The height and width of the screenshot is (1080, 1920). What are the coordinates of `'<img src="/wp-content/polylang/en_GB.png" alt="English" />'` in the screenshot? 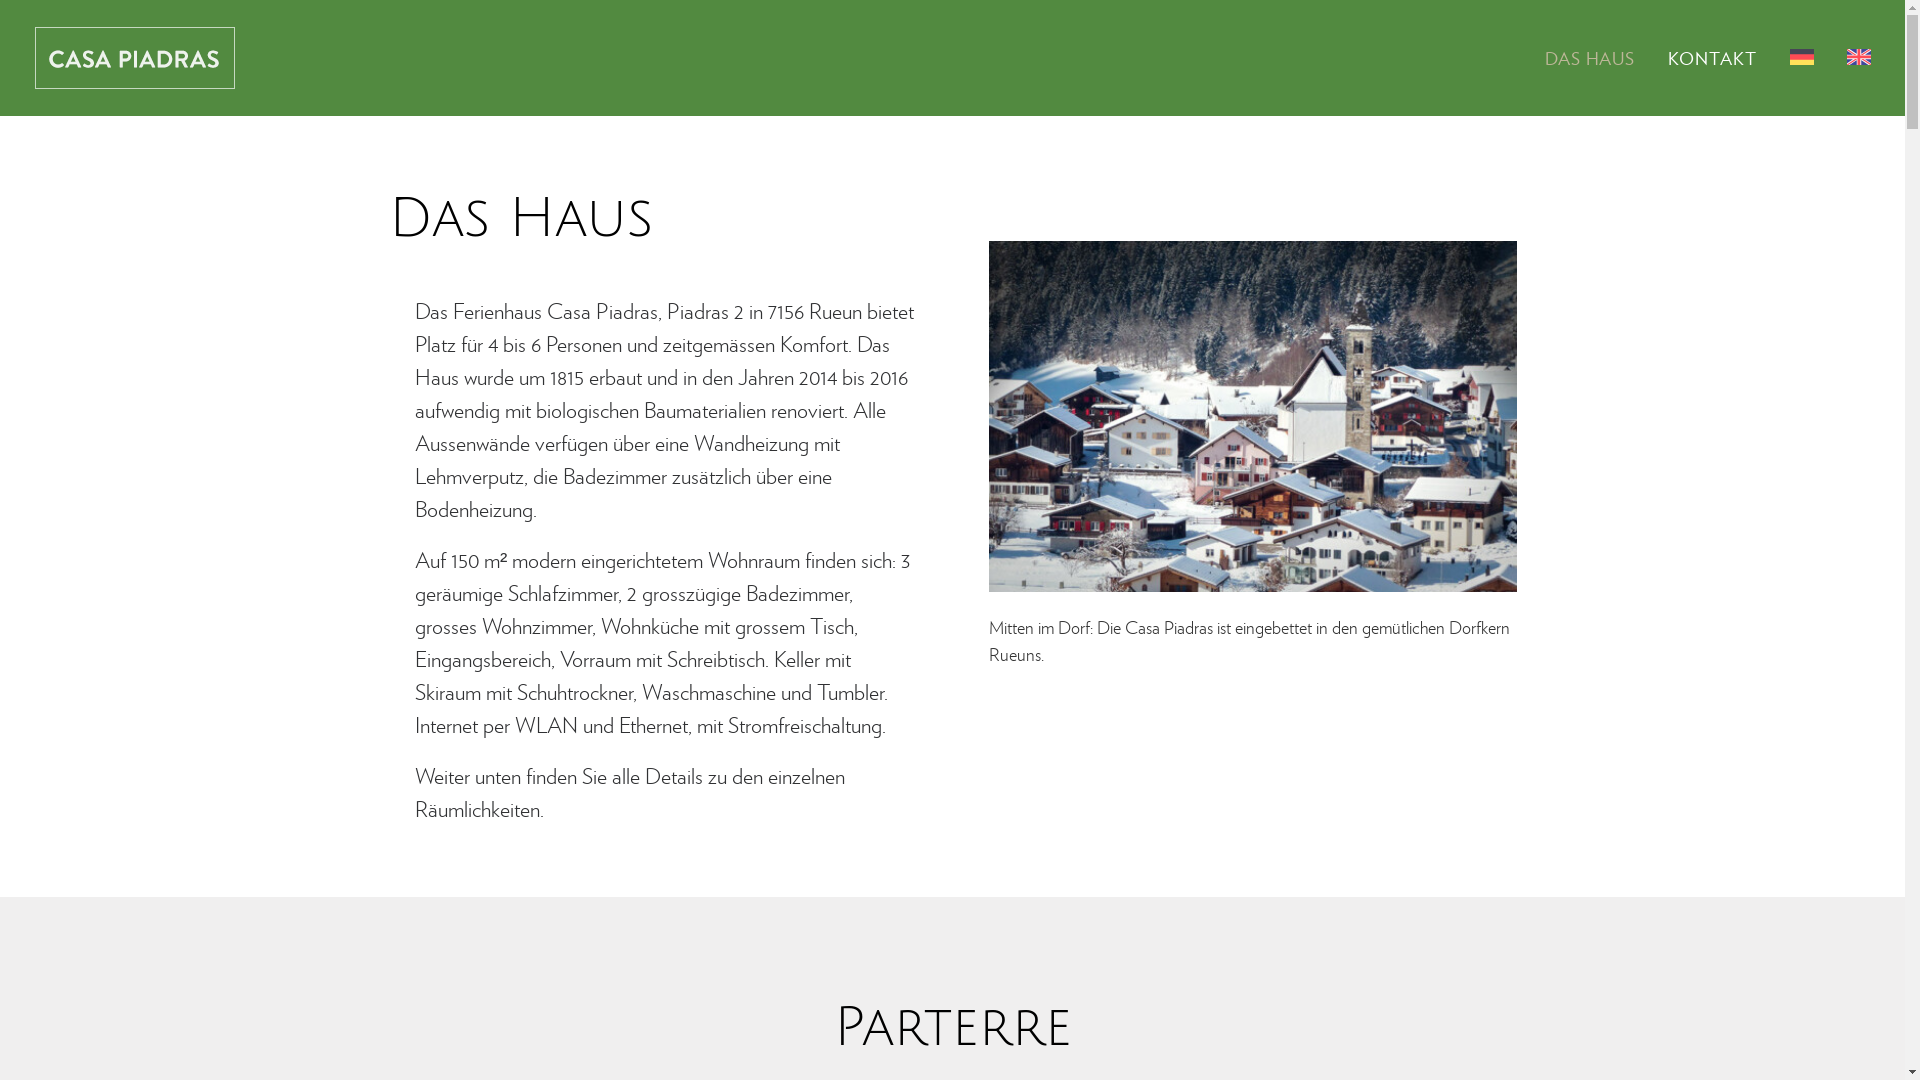 It's located at (1850, 56).